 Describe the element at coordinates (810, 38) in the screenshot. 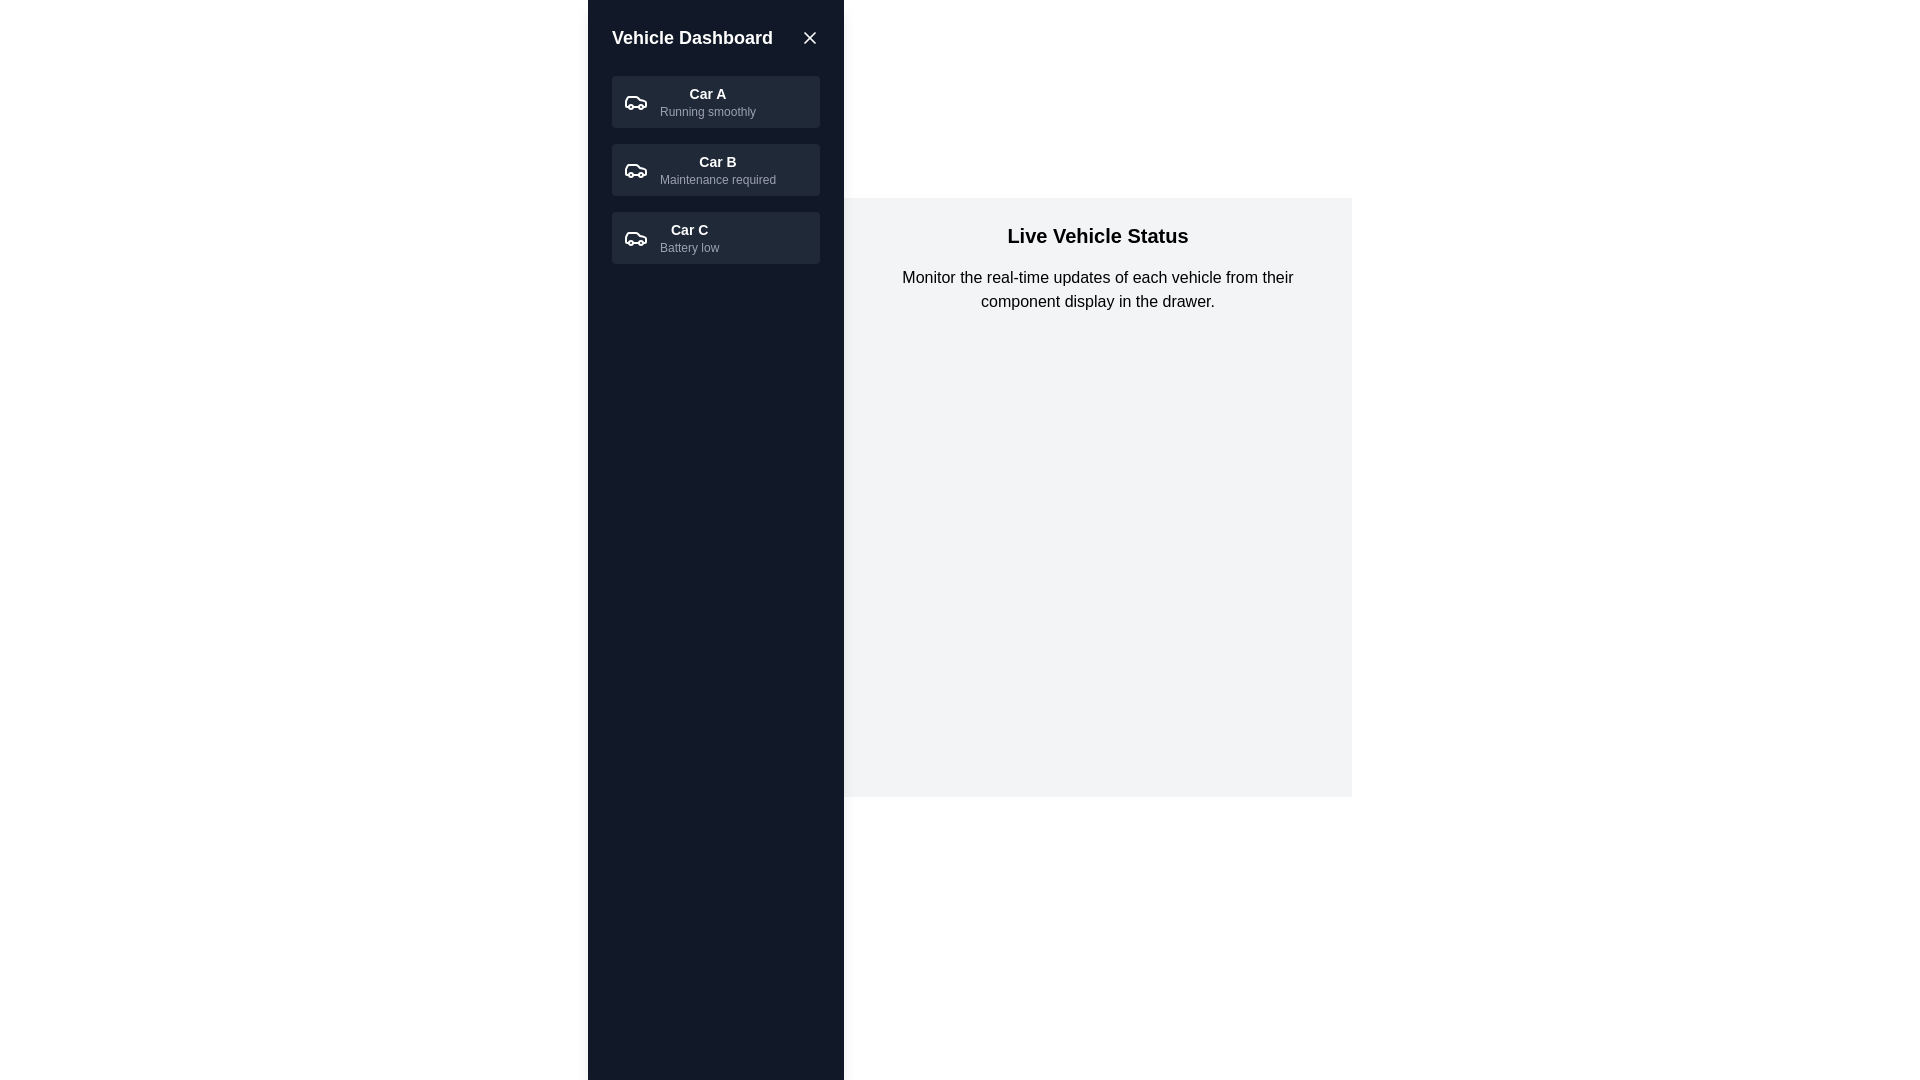

I see `toggle button in the header to change the drawer visibility` at that location.